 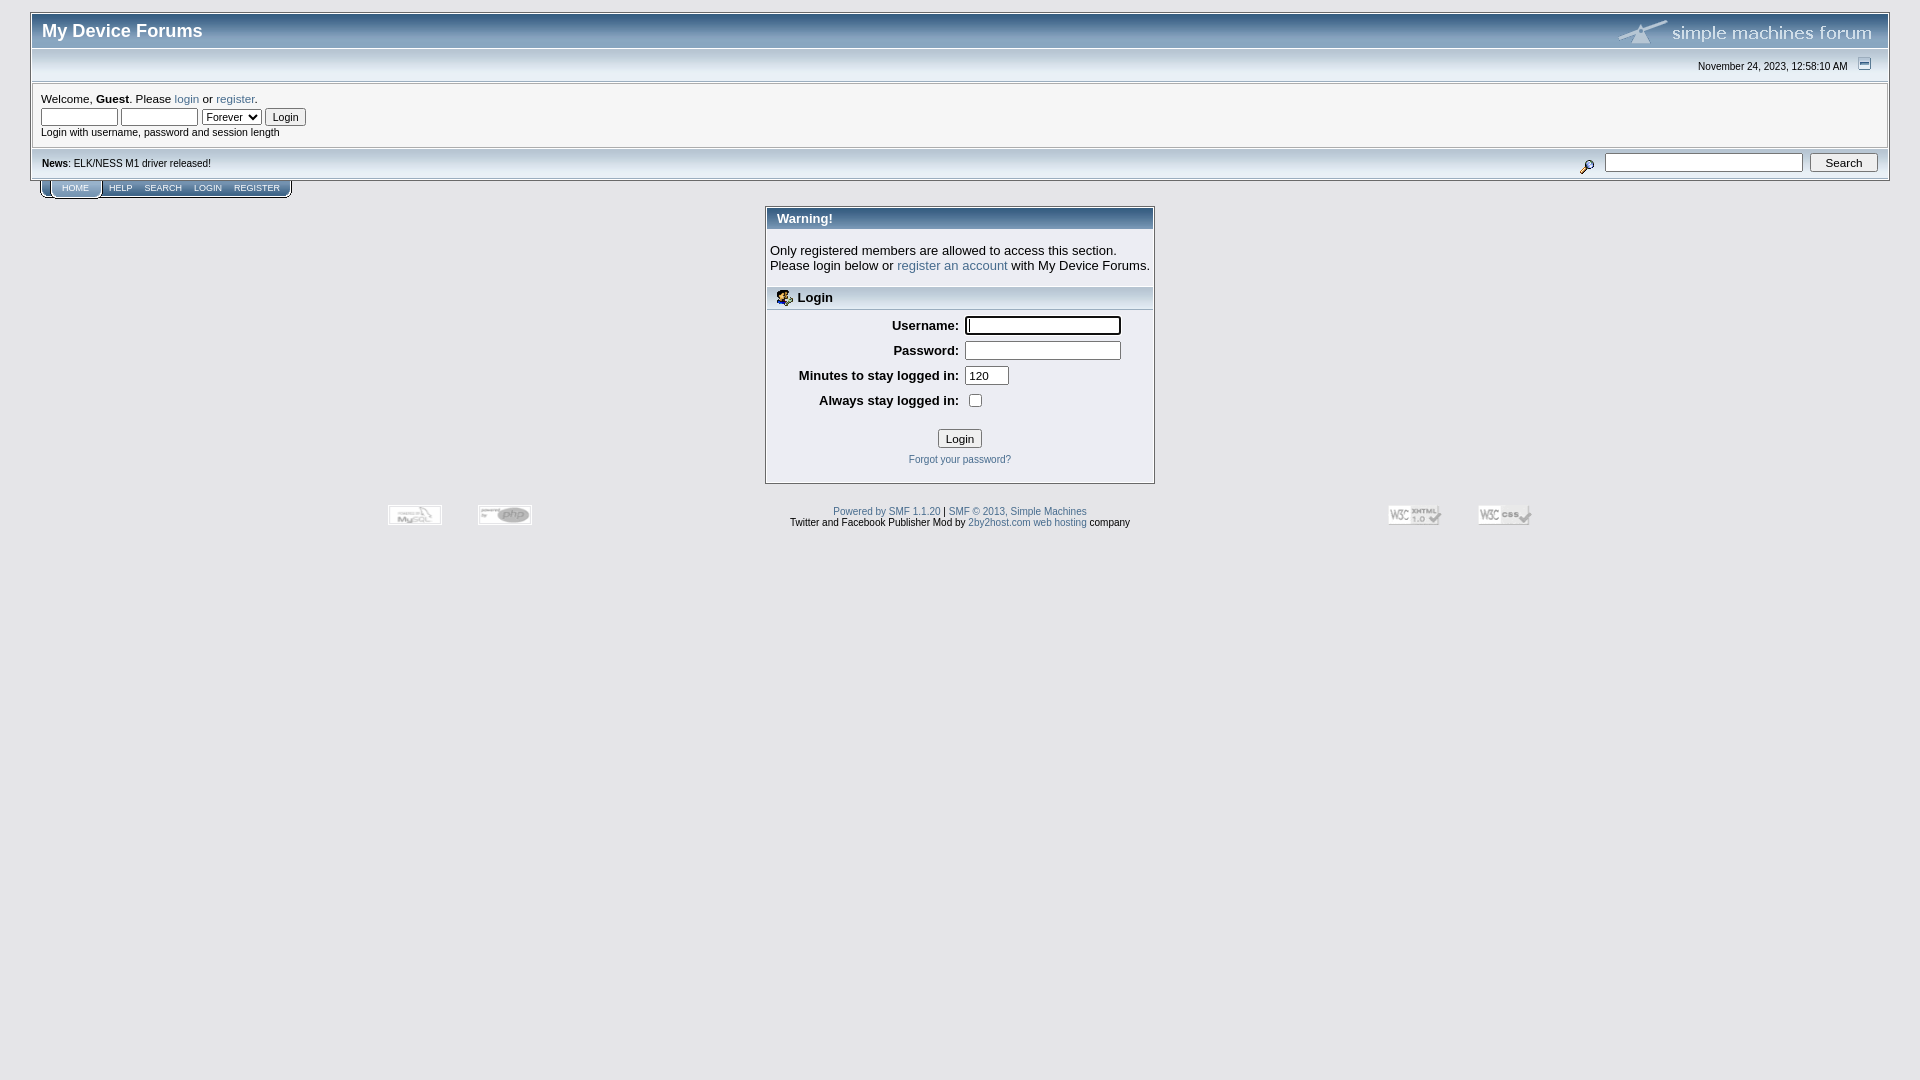 What do you see at coordinates (75, 188) in the screenshot?
I see `'HOME'` at bounding box center [75, 188].